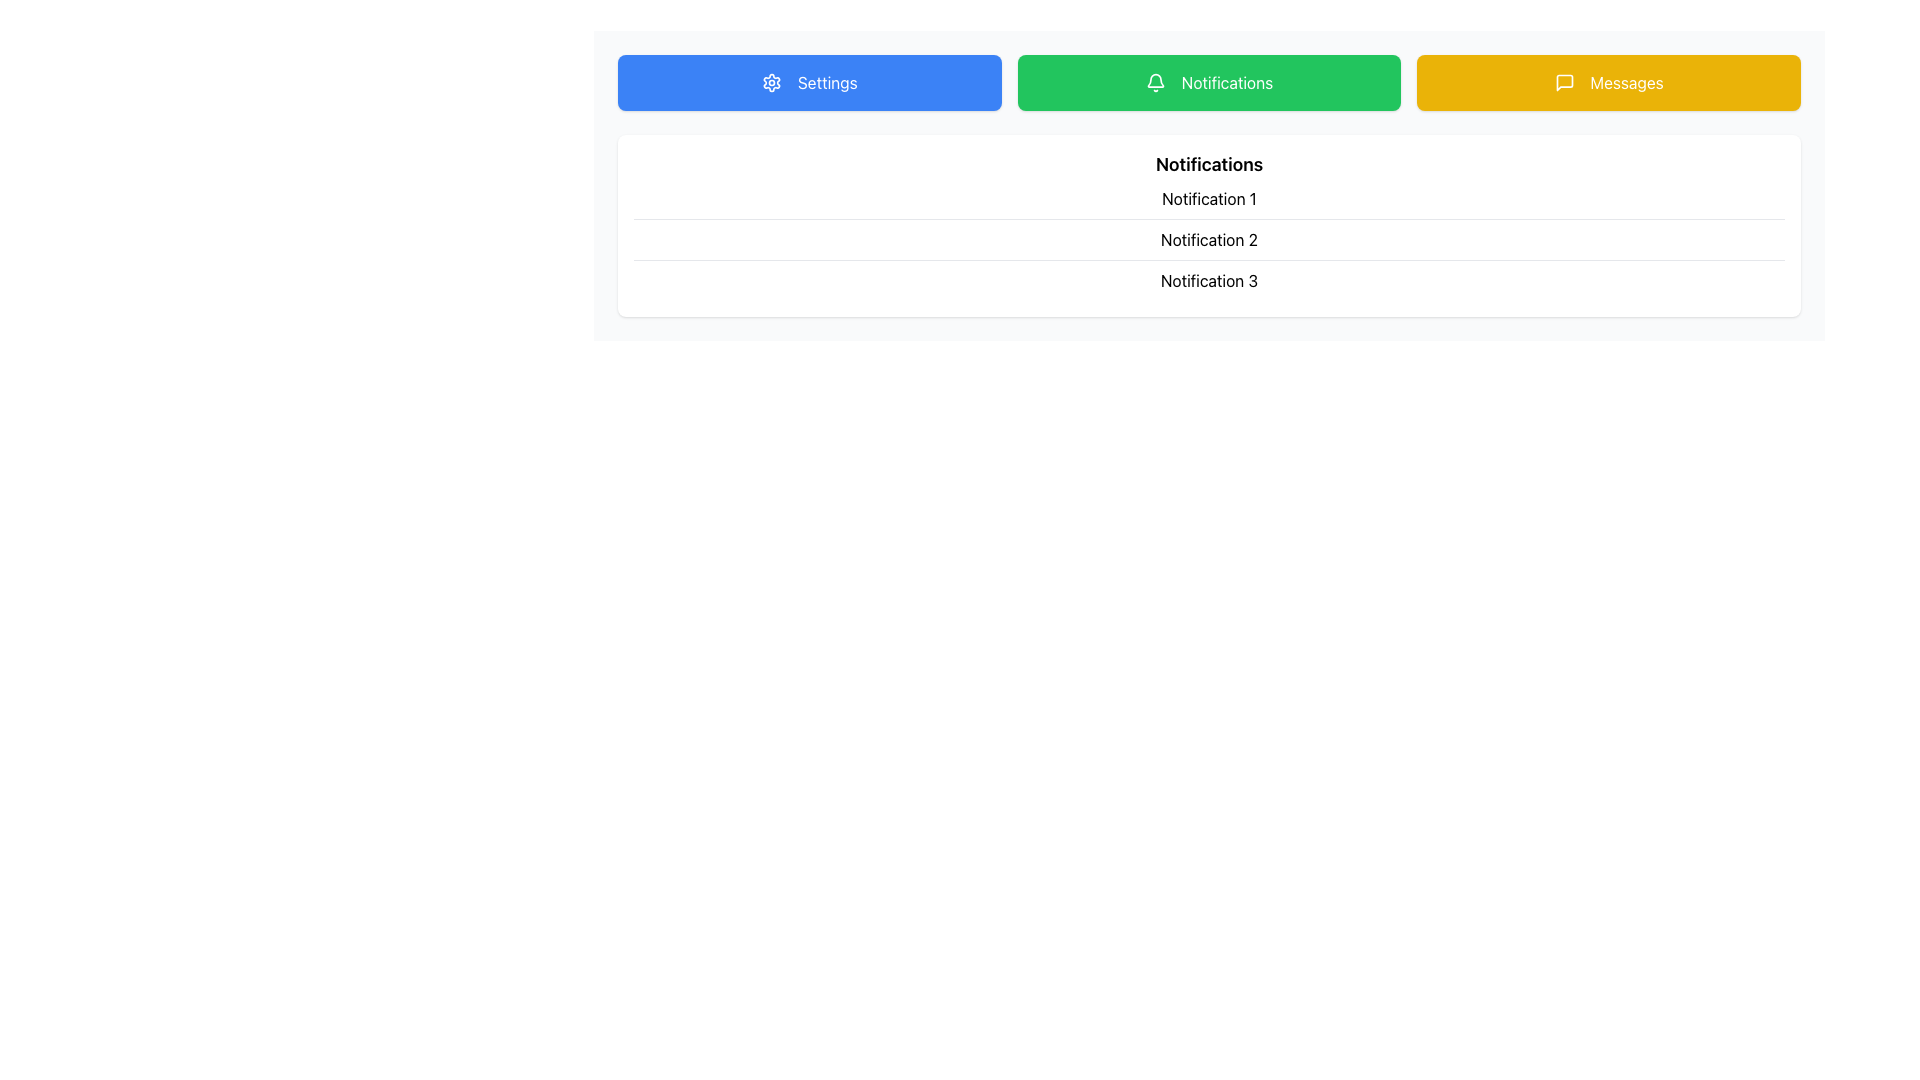 This screenshot has height=1080, width=1920. What do you see at coordinates (1609, 82) in the screenshot?
I see `the 'Messages' button, which is a rectangular button with a yellow background and white text, located to the right of the green 'Notifications' button at the top of the page` at bounding box center [1609, 82].